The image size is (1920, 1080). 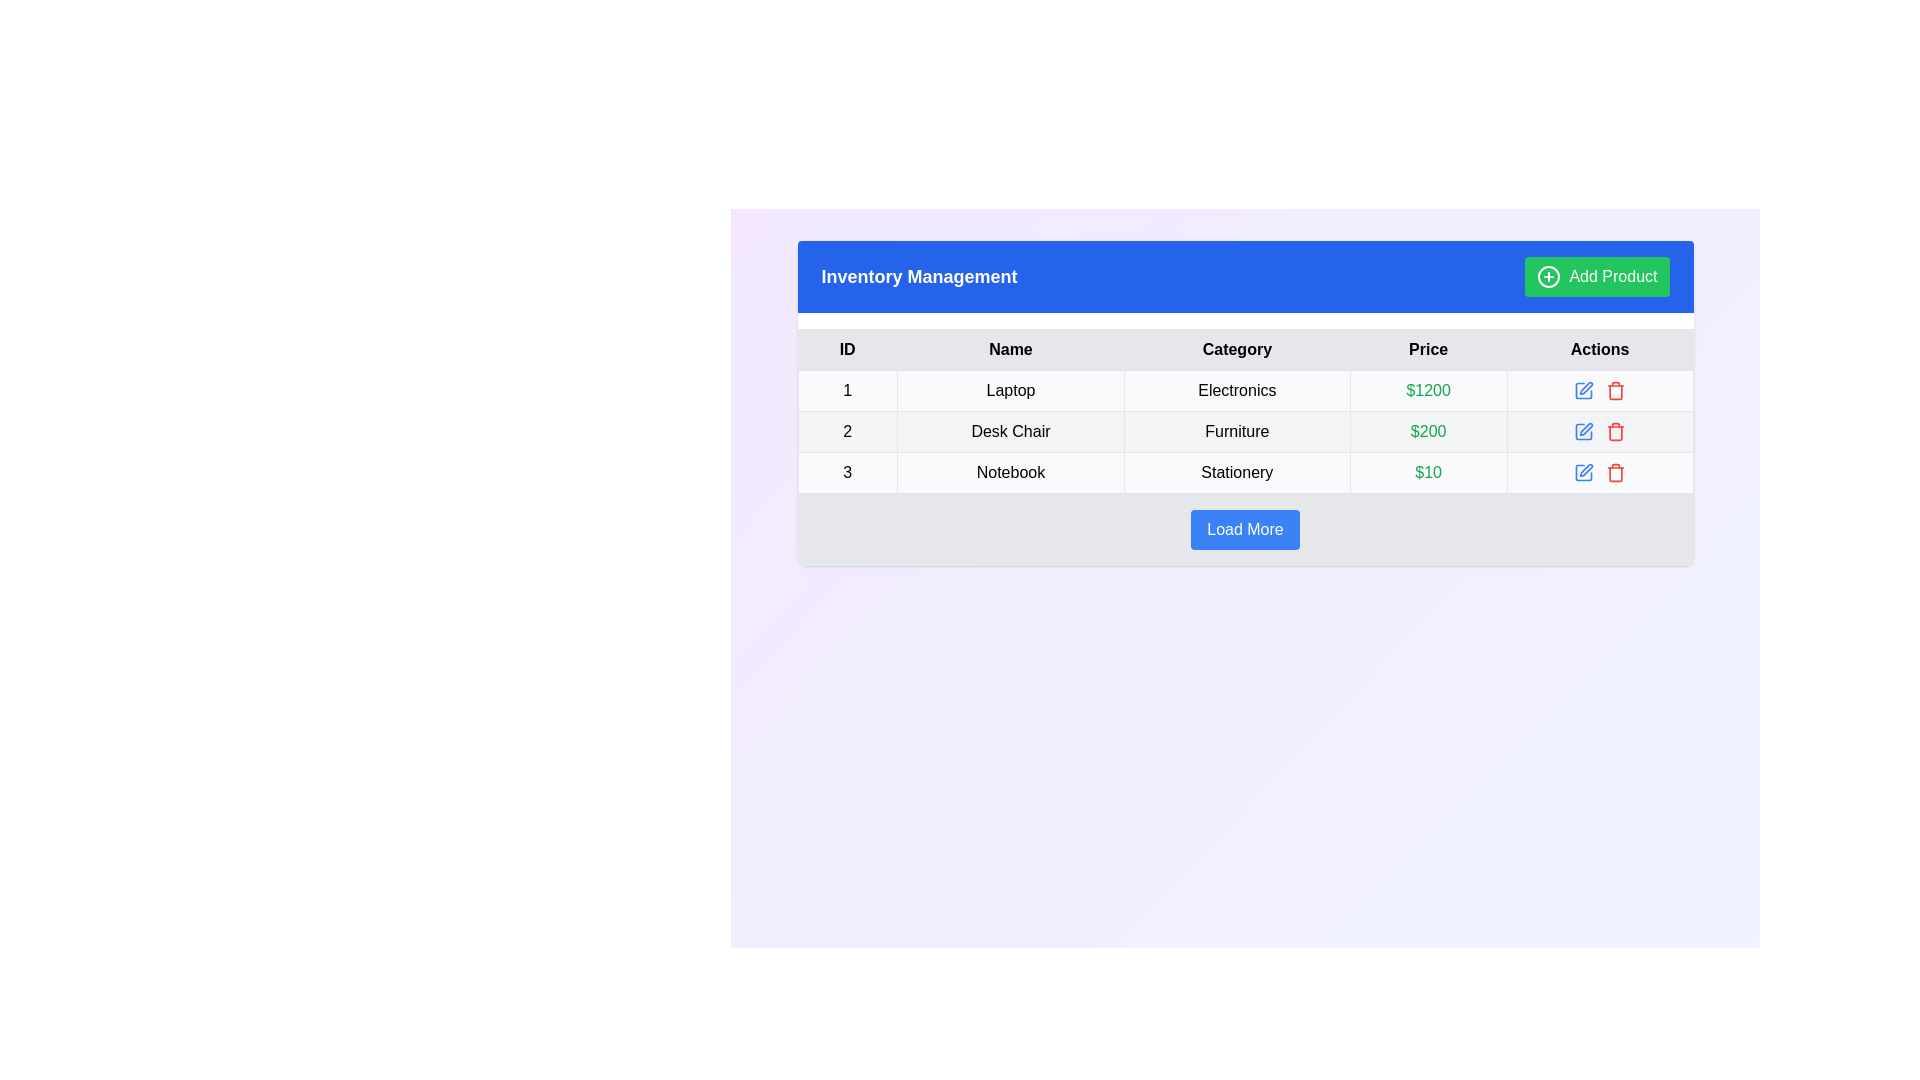 What do you see at coordinates (1616, 392) in the screenshot?
I see `the trash icon in the last row of the Actions column for keyboard interaction` at bounding box center [1616, 392].